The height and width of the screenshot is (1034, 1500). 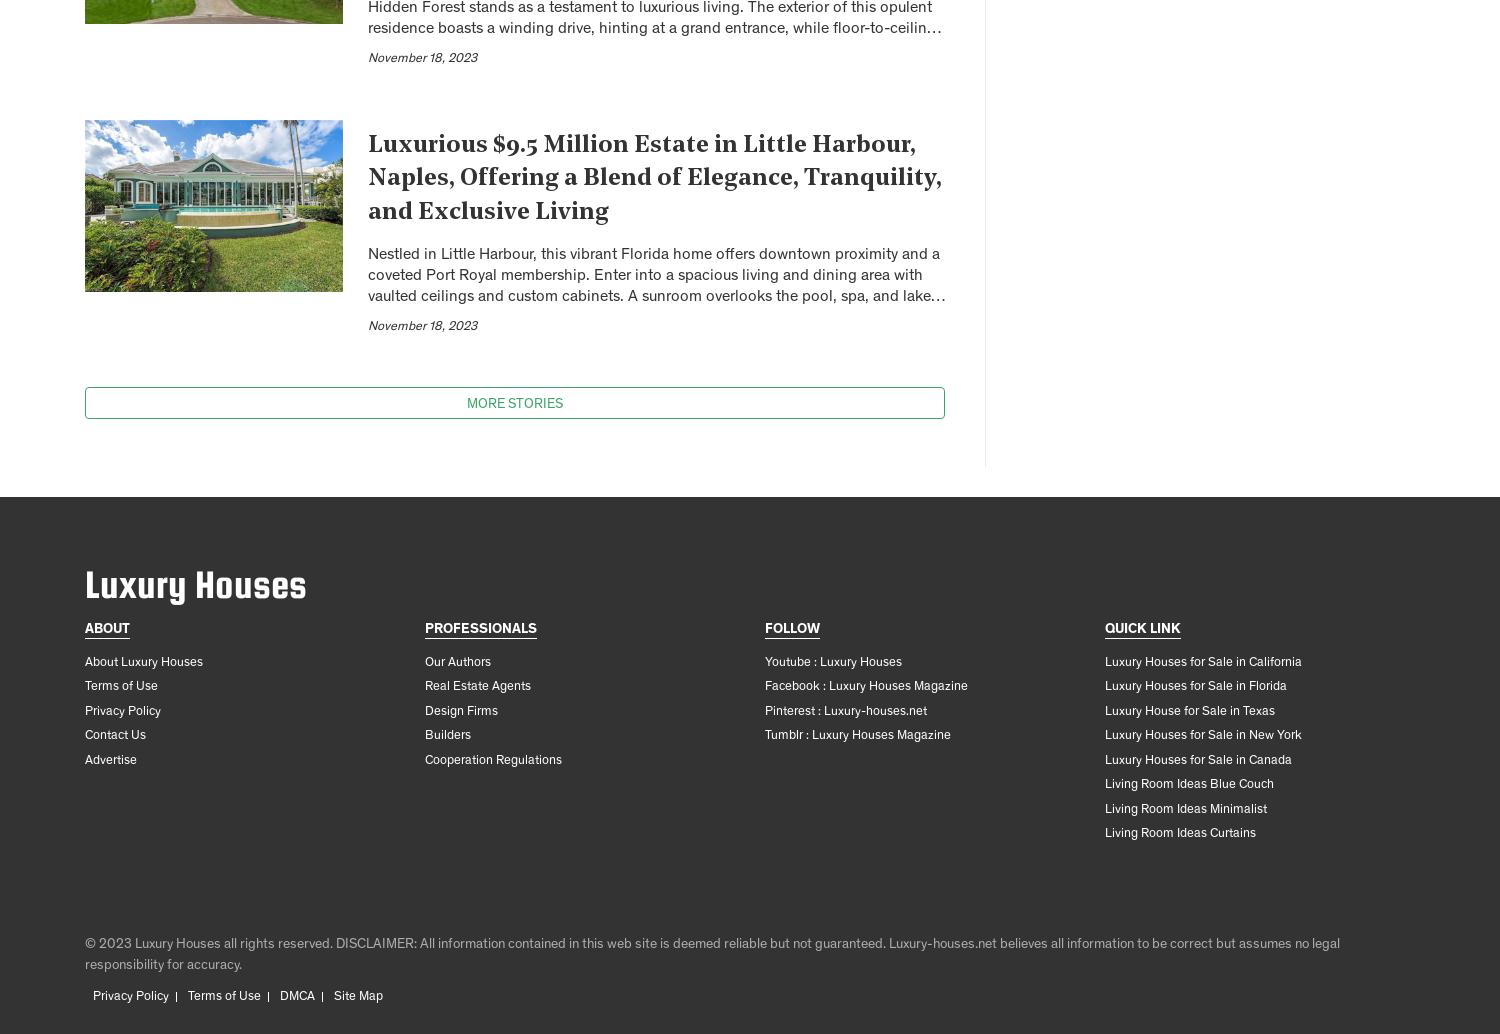 What do you see at coordinates (655, 178) in the screenshot?
I see `'Luxurious $9.5 Million Estate in Little Harbour, Naples, Offering a Blend of Elegance, Tranquility, and Exclusive Living'` at bounding box center [655, 178].